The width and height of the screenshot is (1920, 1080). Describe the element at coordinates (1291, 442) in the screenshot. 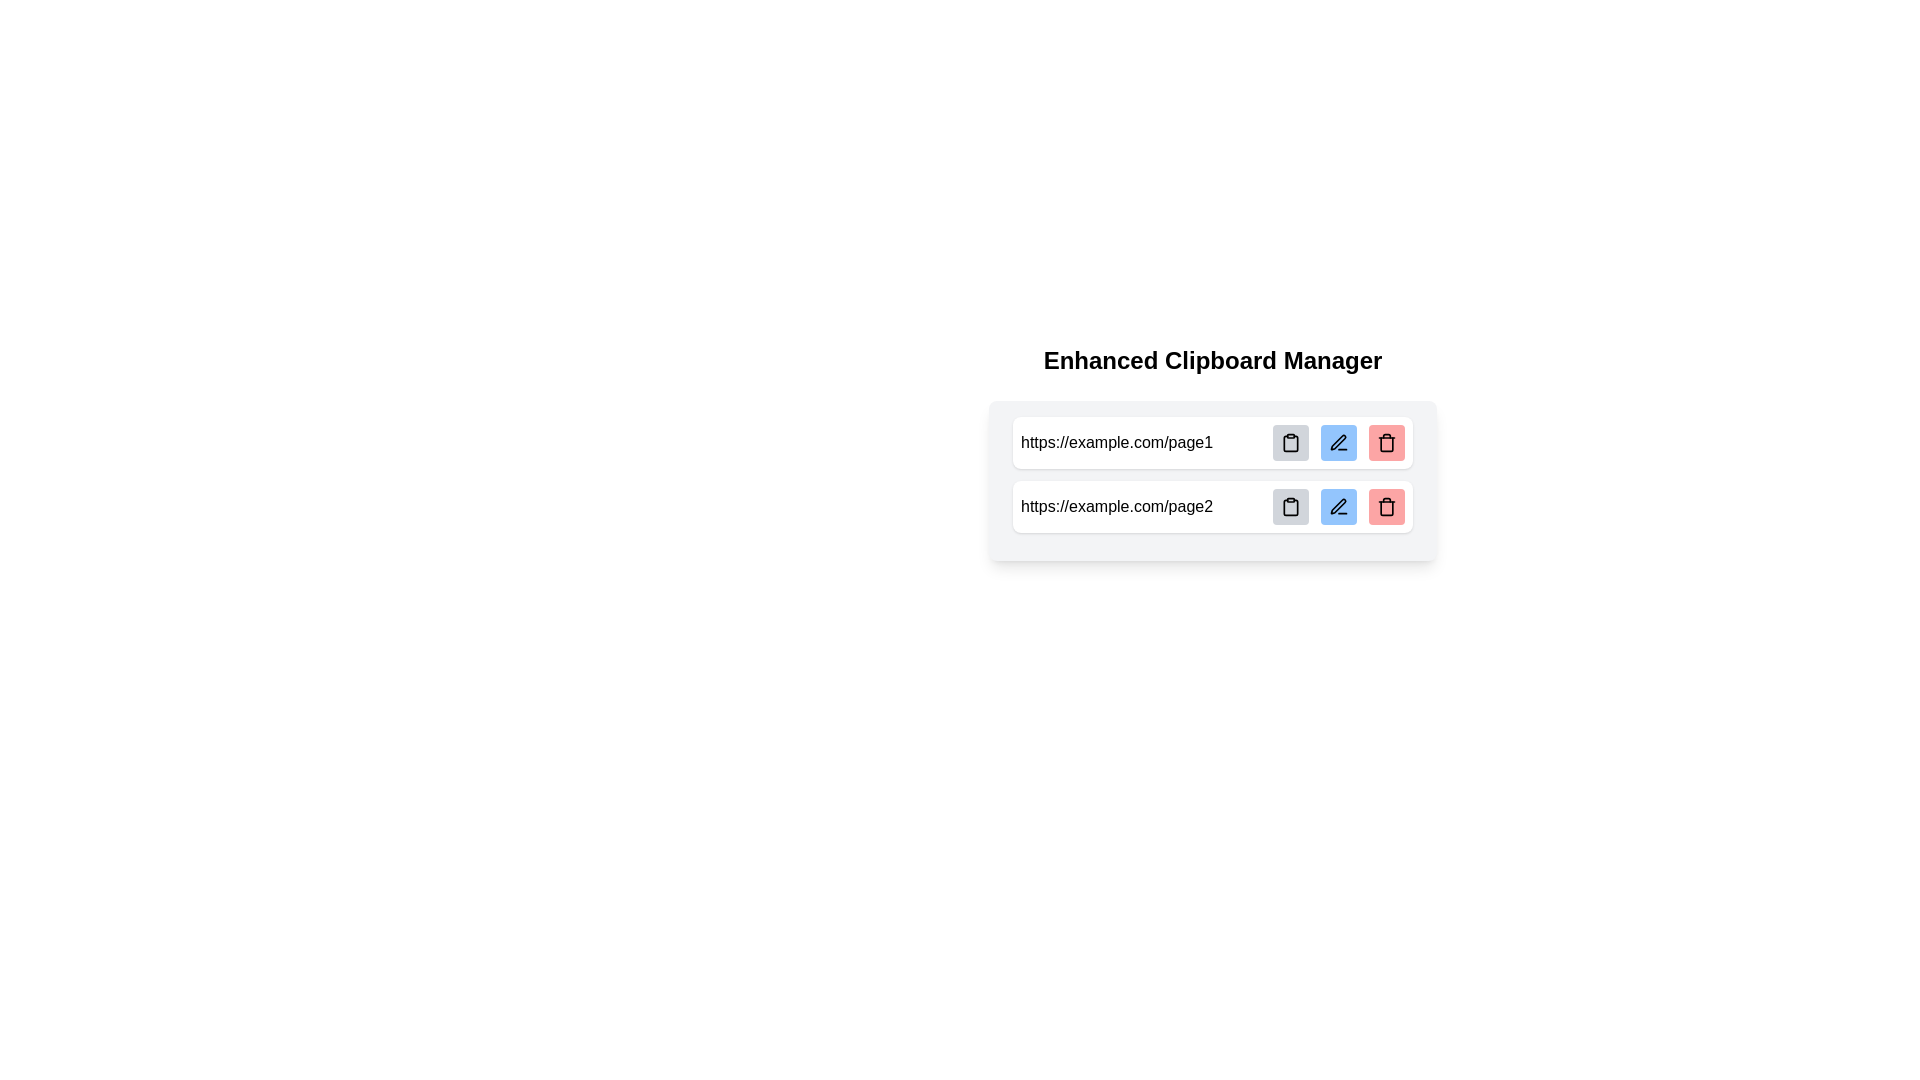

I see `the clipboard icon located in the first action button group of the list item for 'https://example.com/page1'` at that location.